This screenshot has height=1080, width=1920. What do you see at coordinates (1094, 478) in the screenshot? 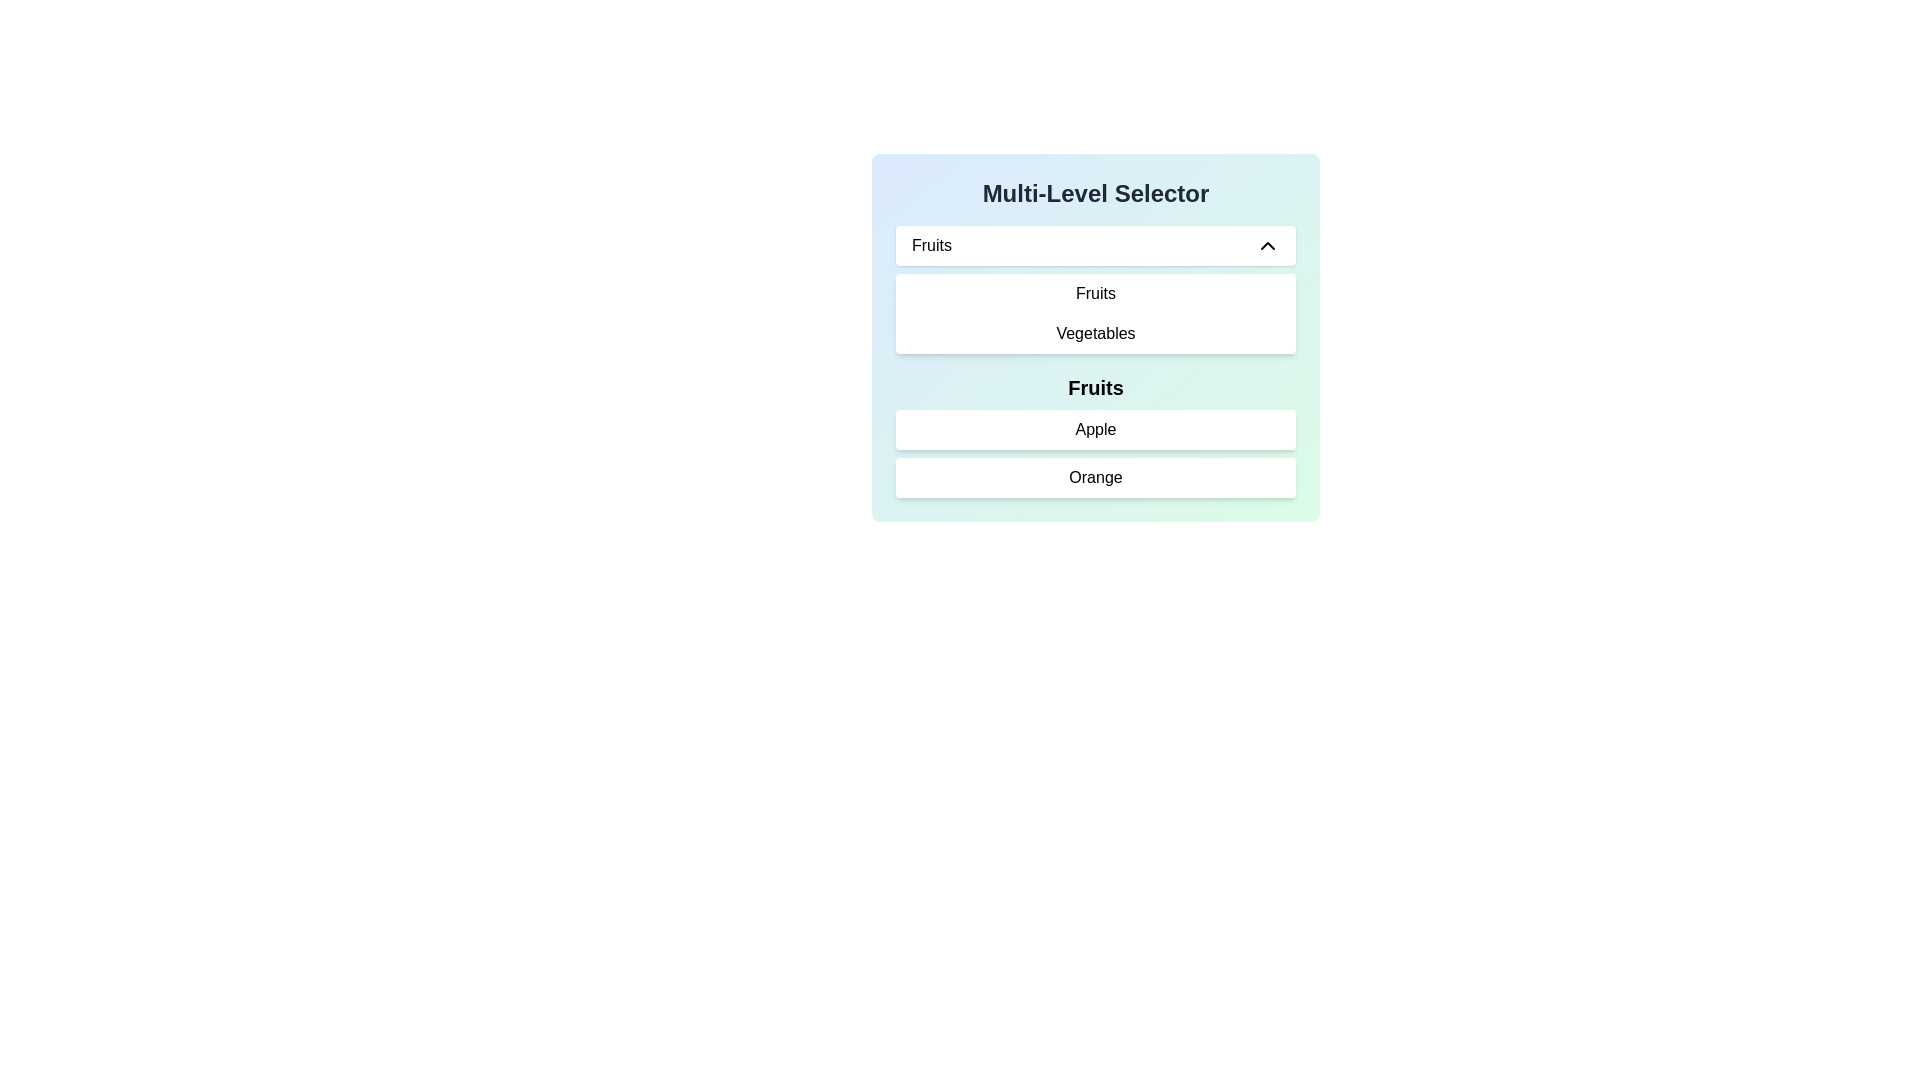
I see `the 'Orange' menu item located below the 'Apple' option in the 'Fruits' menu` at bounding box center [1094, 478].